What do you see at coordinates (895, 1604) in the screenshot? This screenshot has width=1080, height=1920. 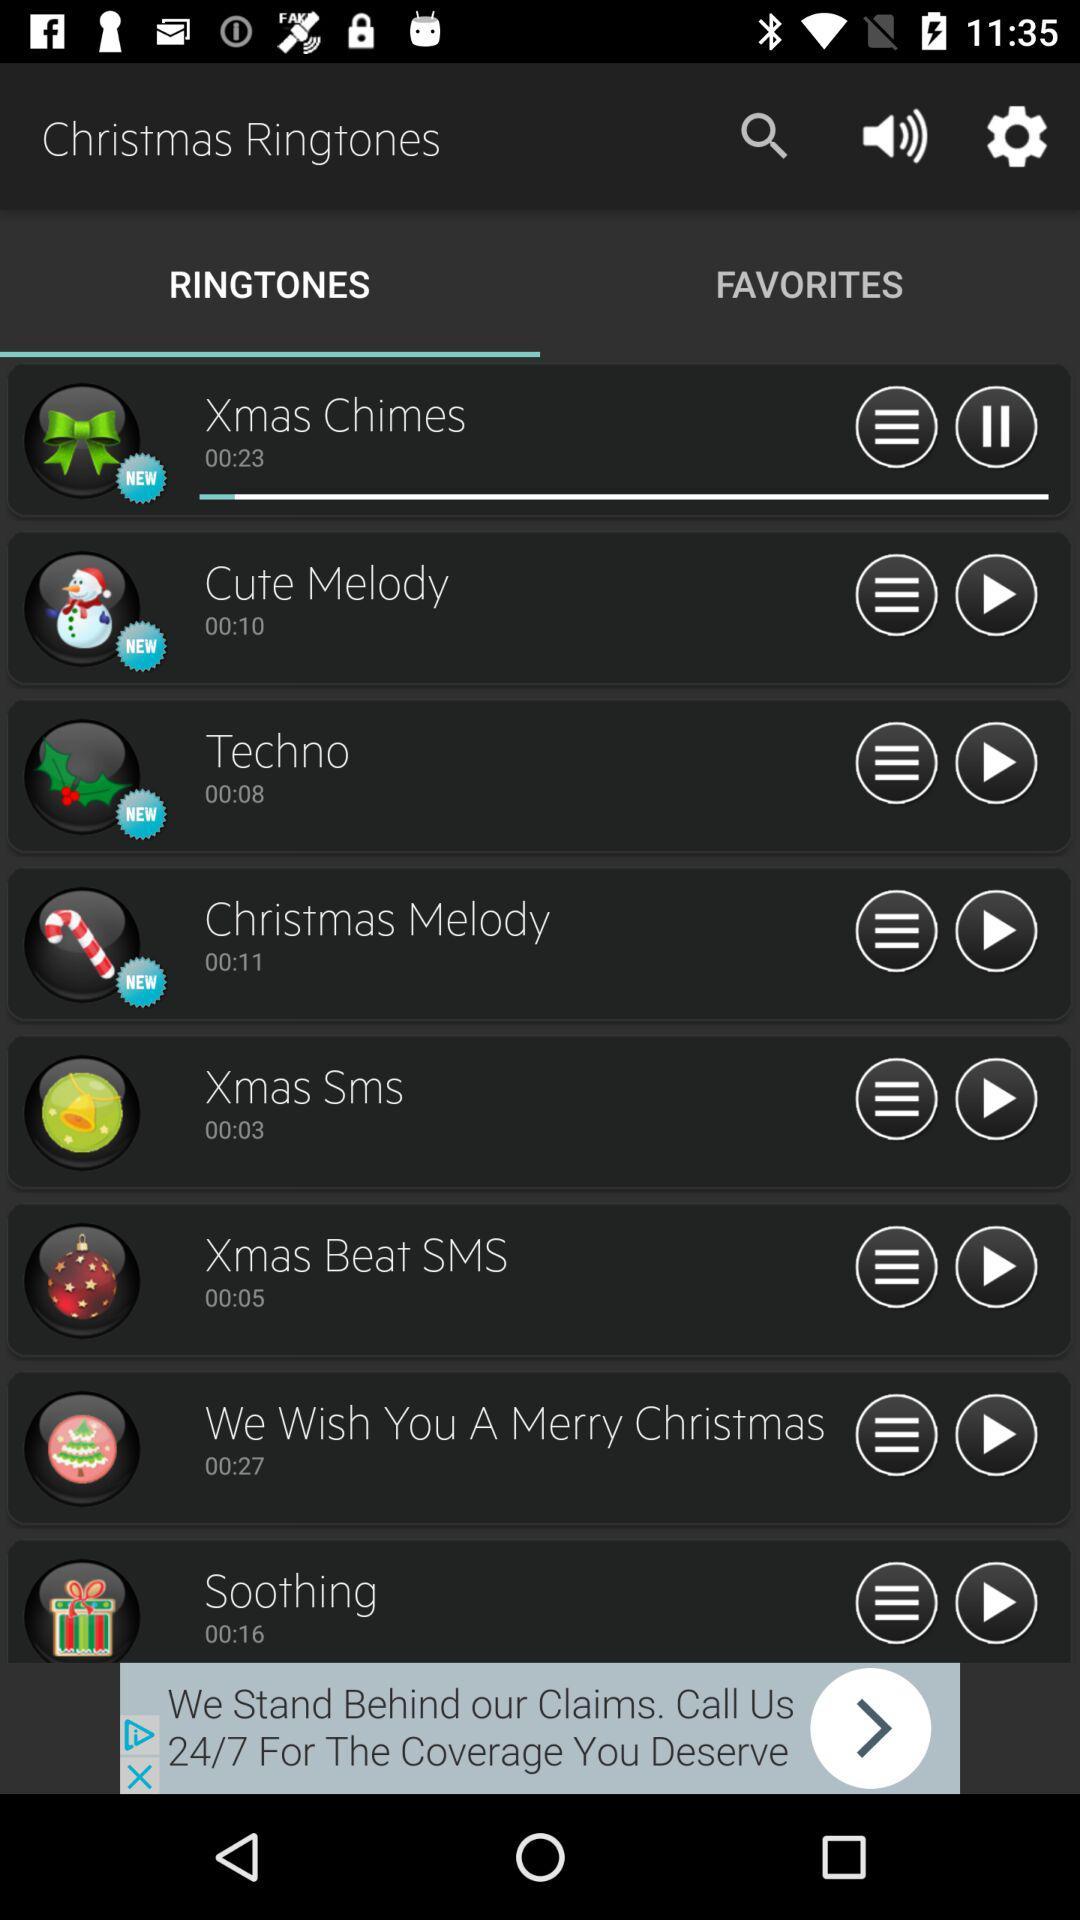 I see `shooting setting` at bounding box center [895, 1604].